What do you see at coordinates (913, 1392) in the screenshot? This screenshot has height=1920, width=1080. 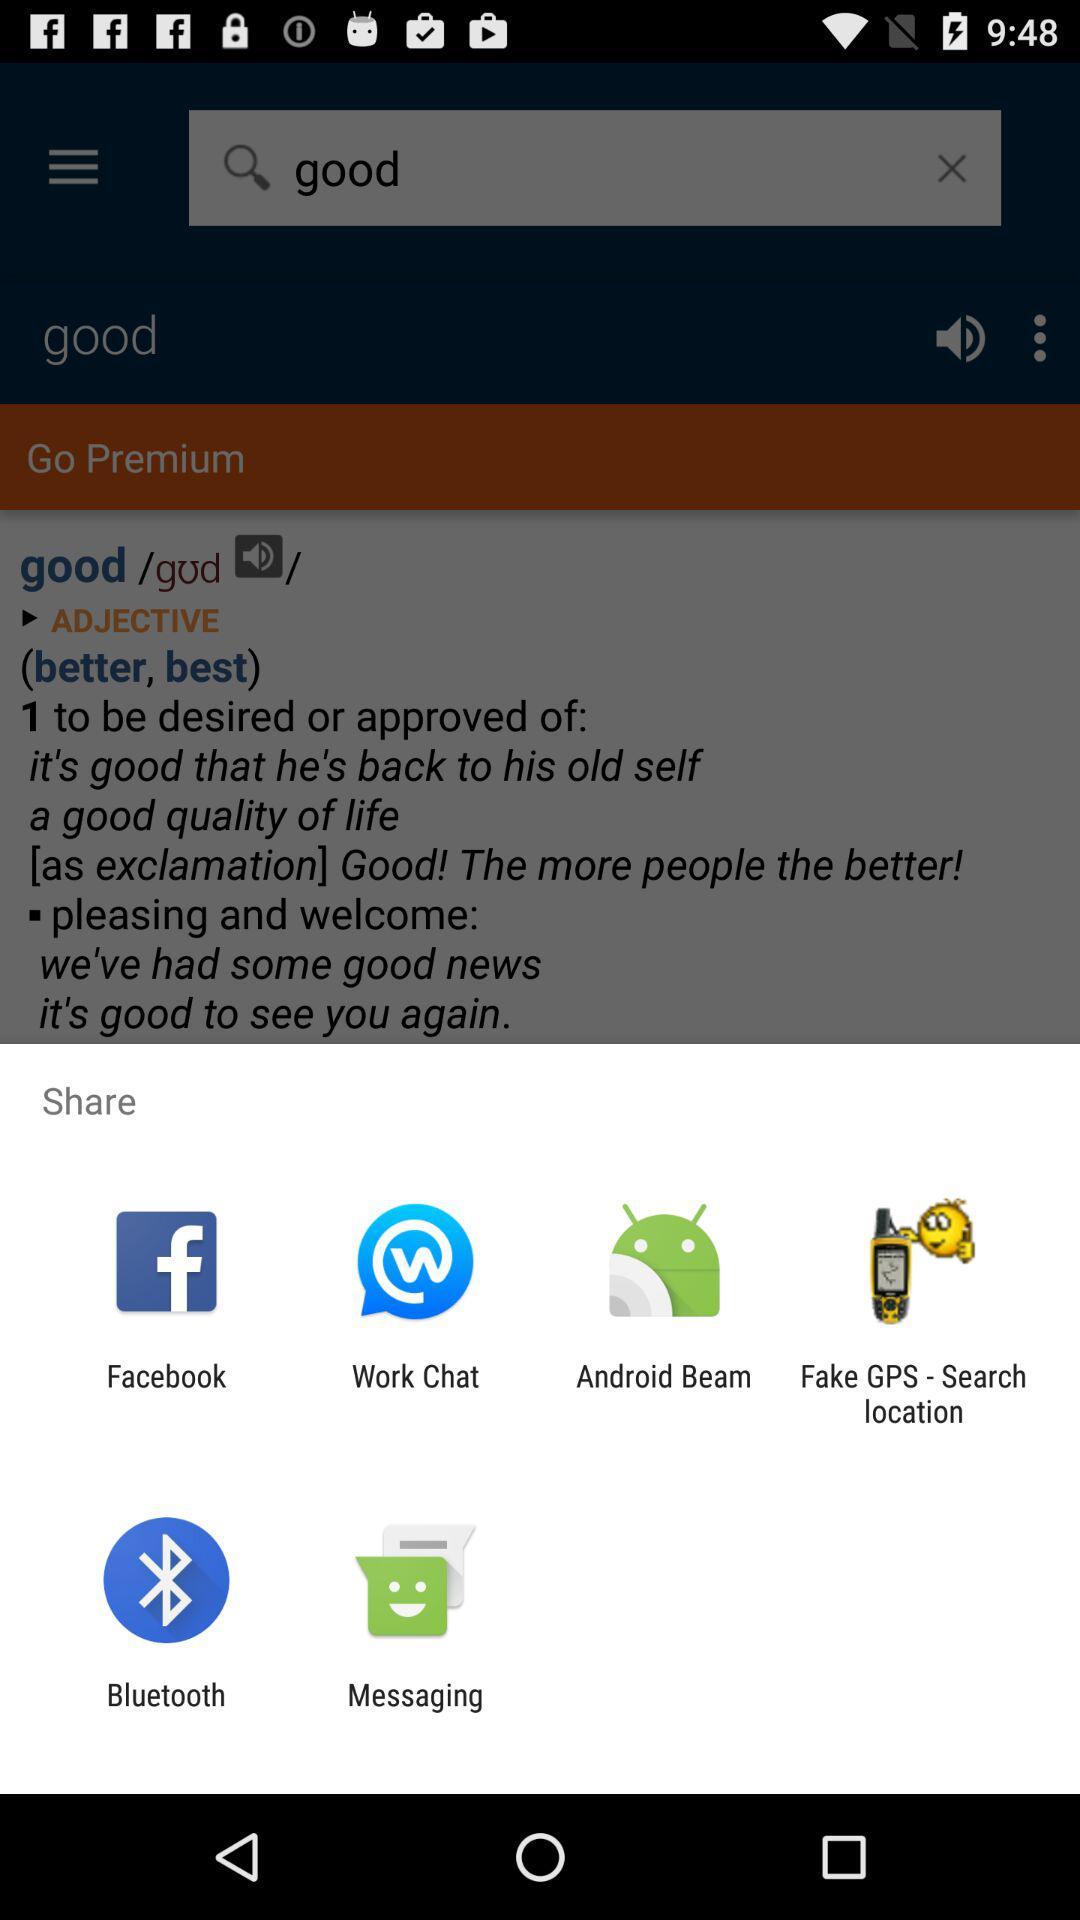 I see `app to the right of android beam` at bounding box center [913, 1392].